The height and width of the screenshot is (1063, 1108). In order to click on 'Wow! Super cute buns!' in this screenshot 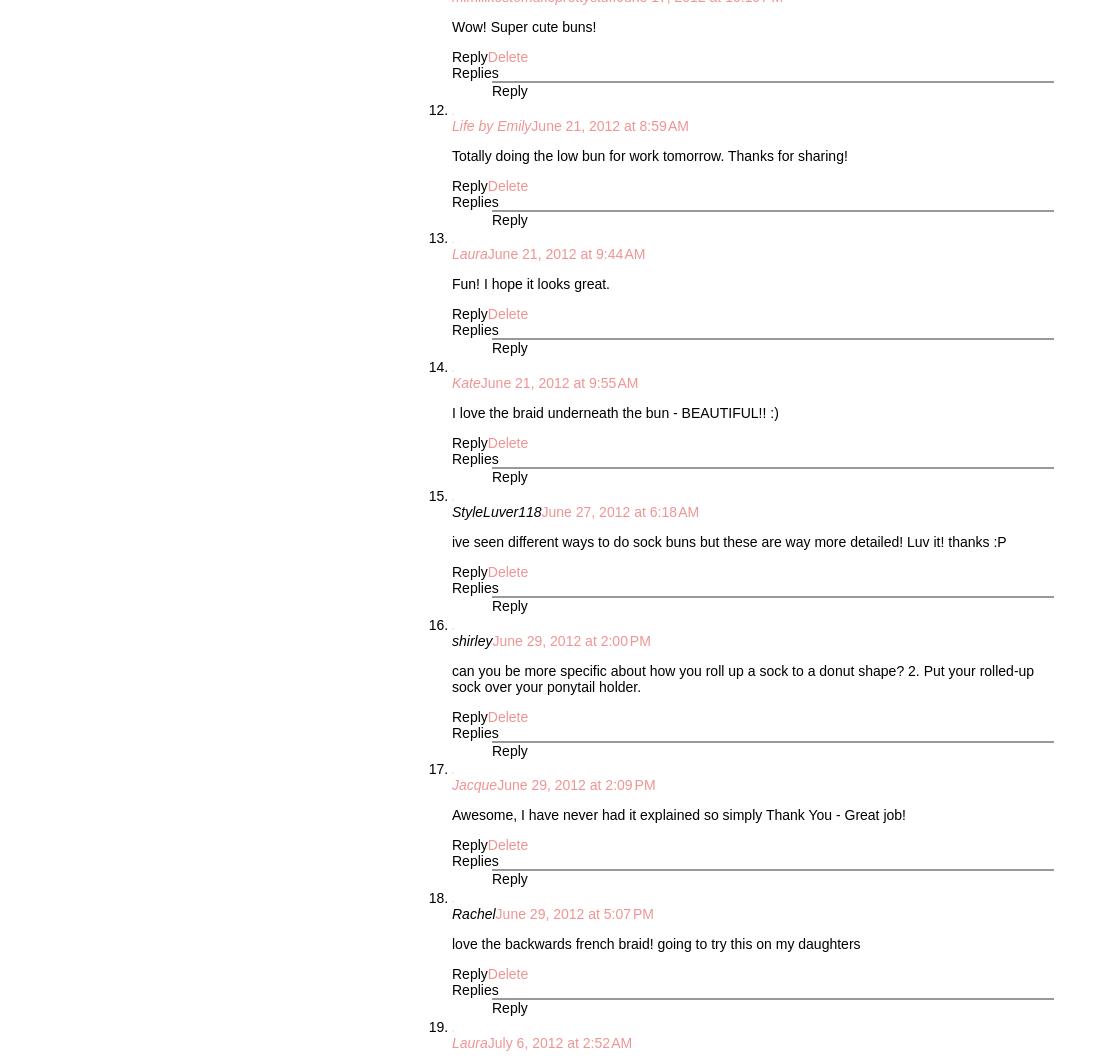, I will do `click(522, 26)`.